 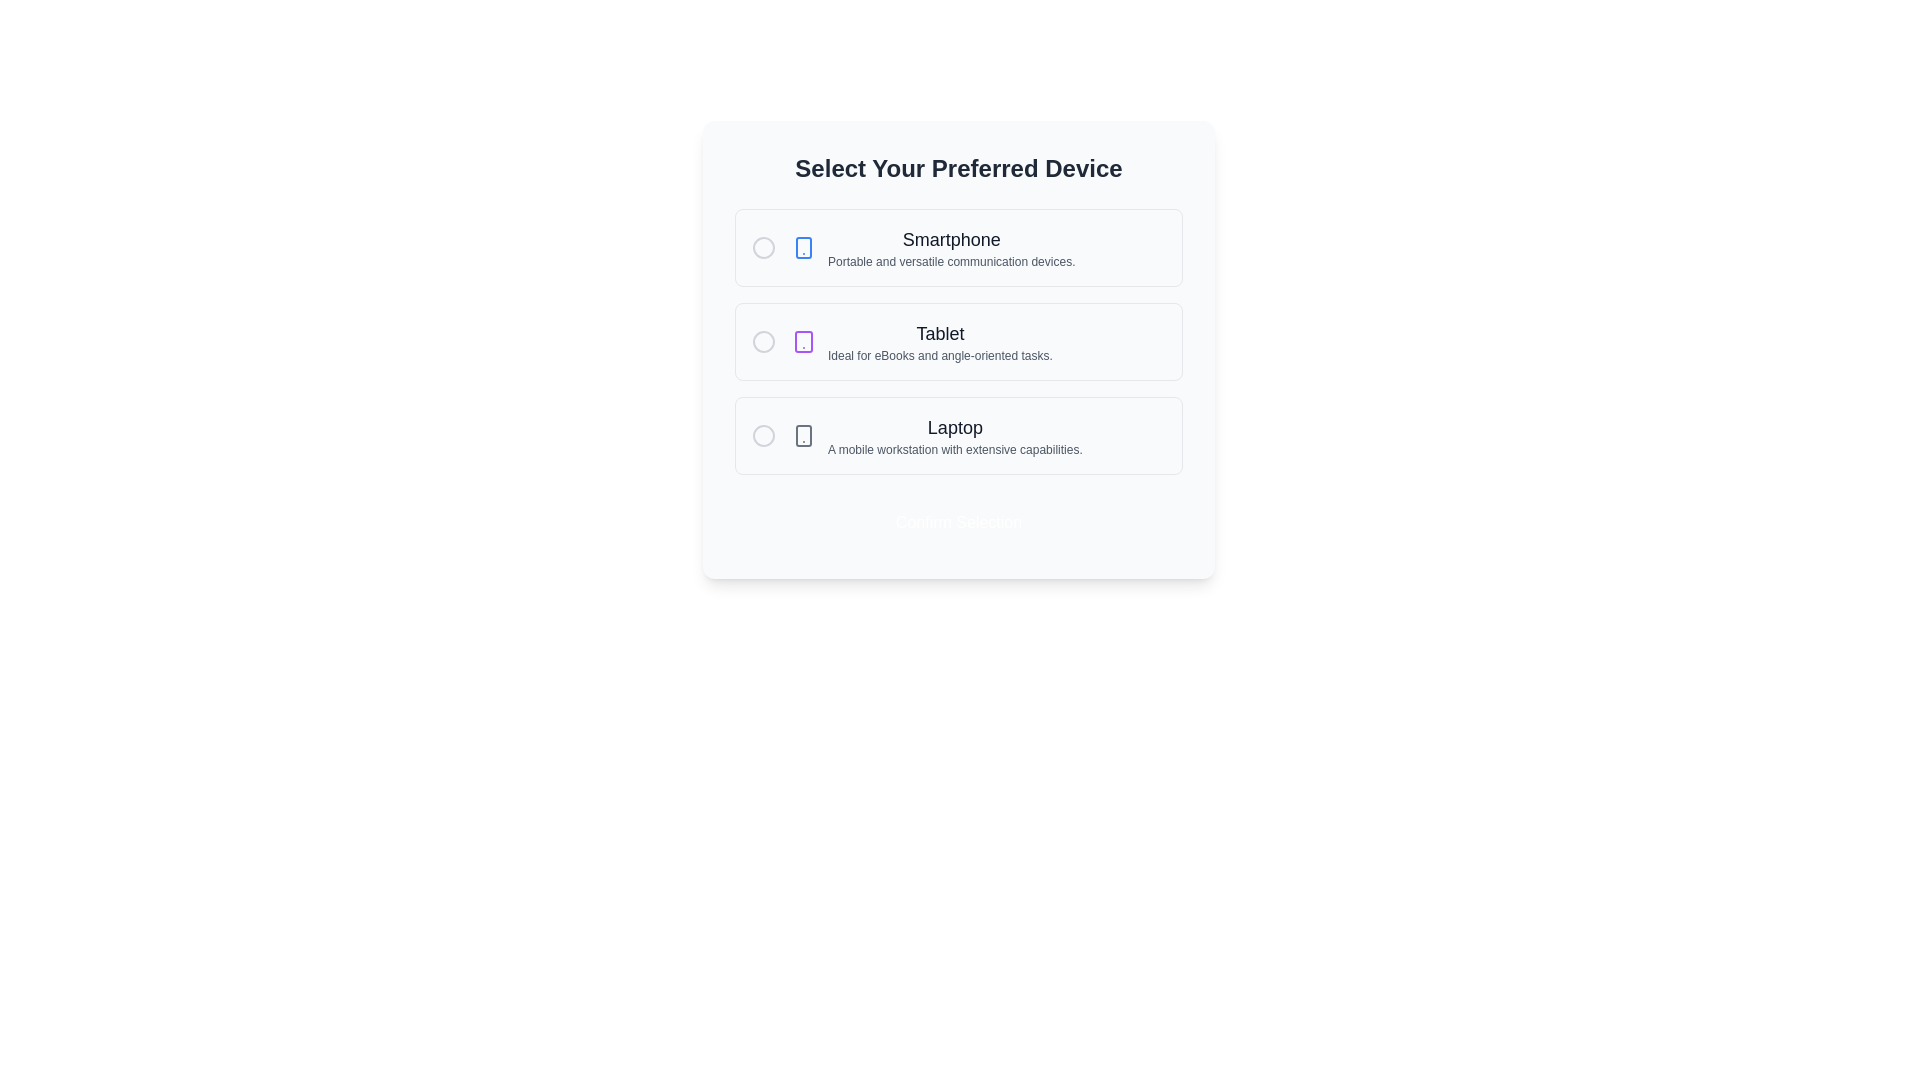 I want to click on the text label for the first selectable option titled 'Smartphone' within the 'Select Your Preferred Device' interface, so click(x=950, y=238).